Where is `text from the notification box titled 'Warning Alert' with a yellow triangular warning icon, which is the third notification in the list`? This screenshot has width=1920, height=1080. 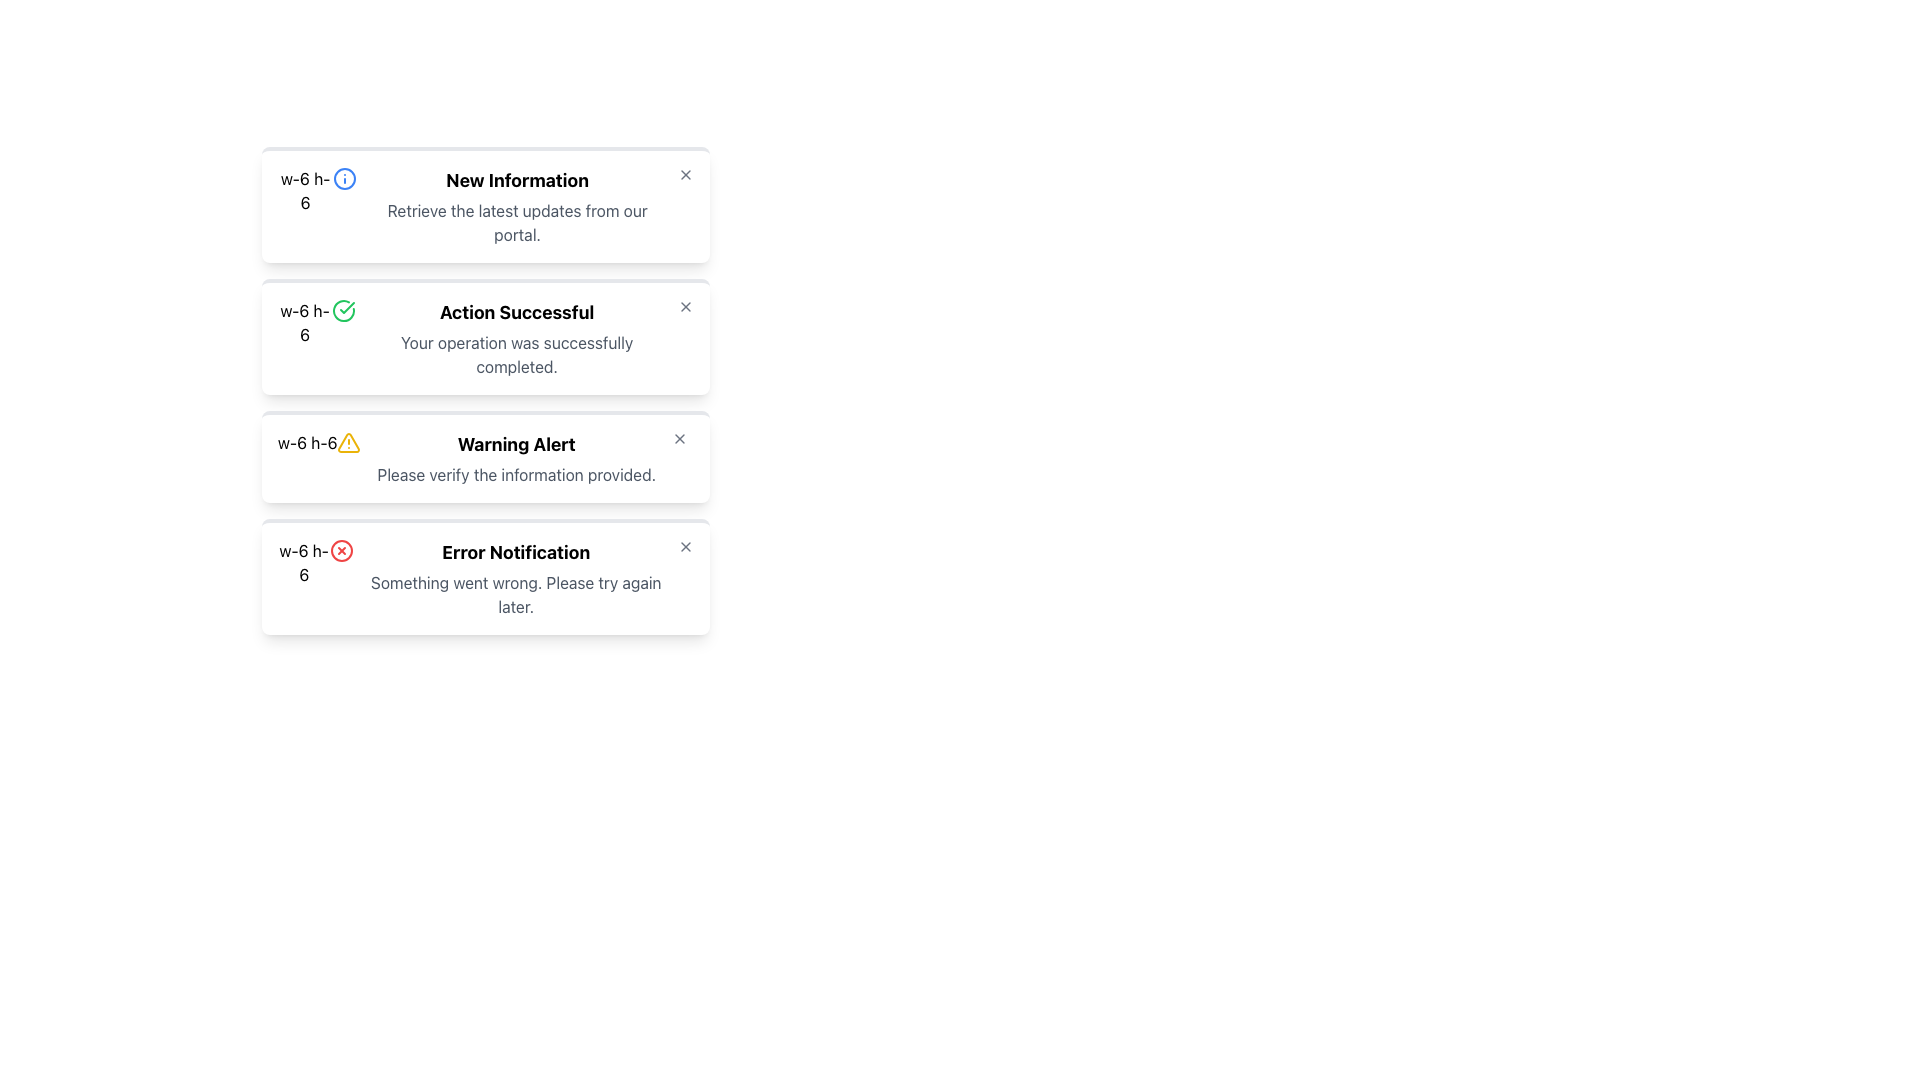
text from the notification box titled 'Warning Alert' with a yellow triangular warning icon, which is the third notification in the list is located at coordinates (485, 456).